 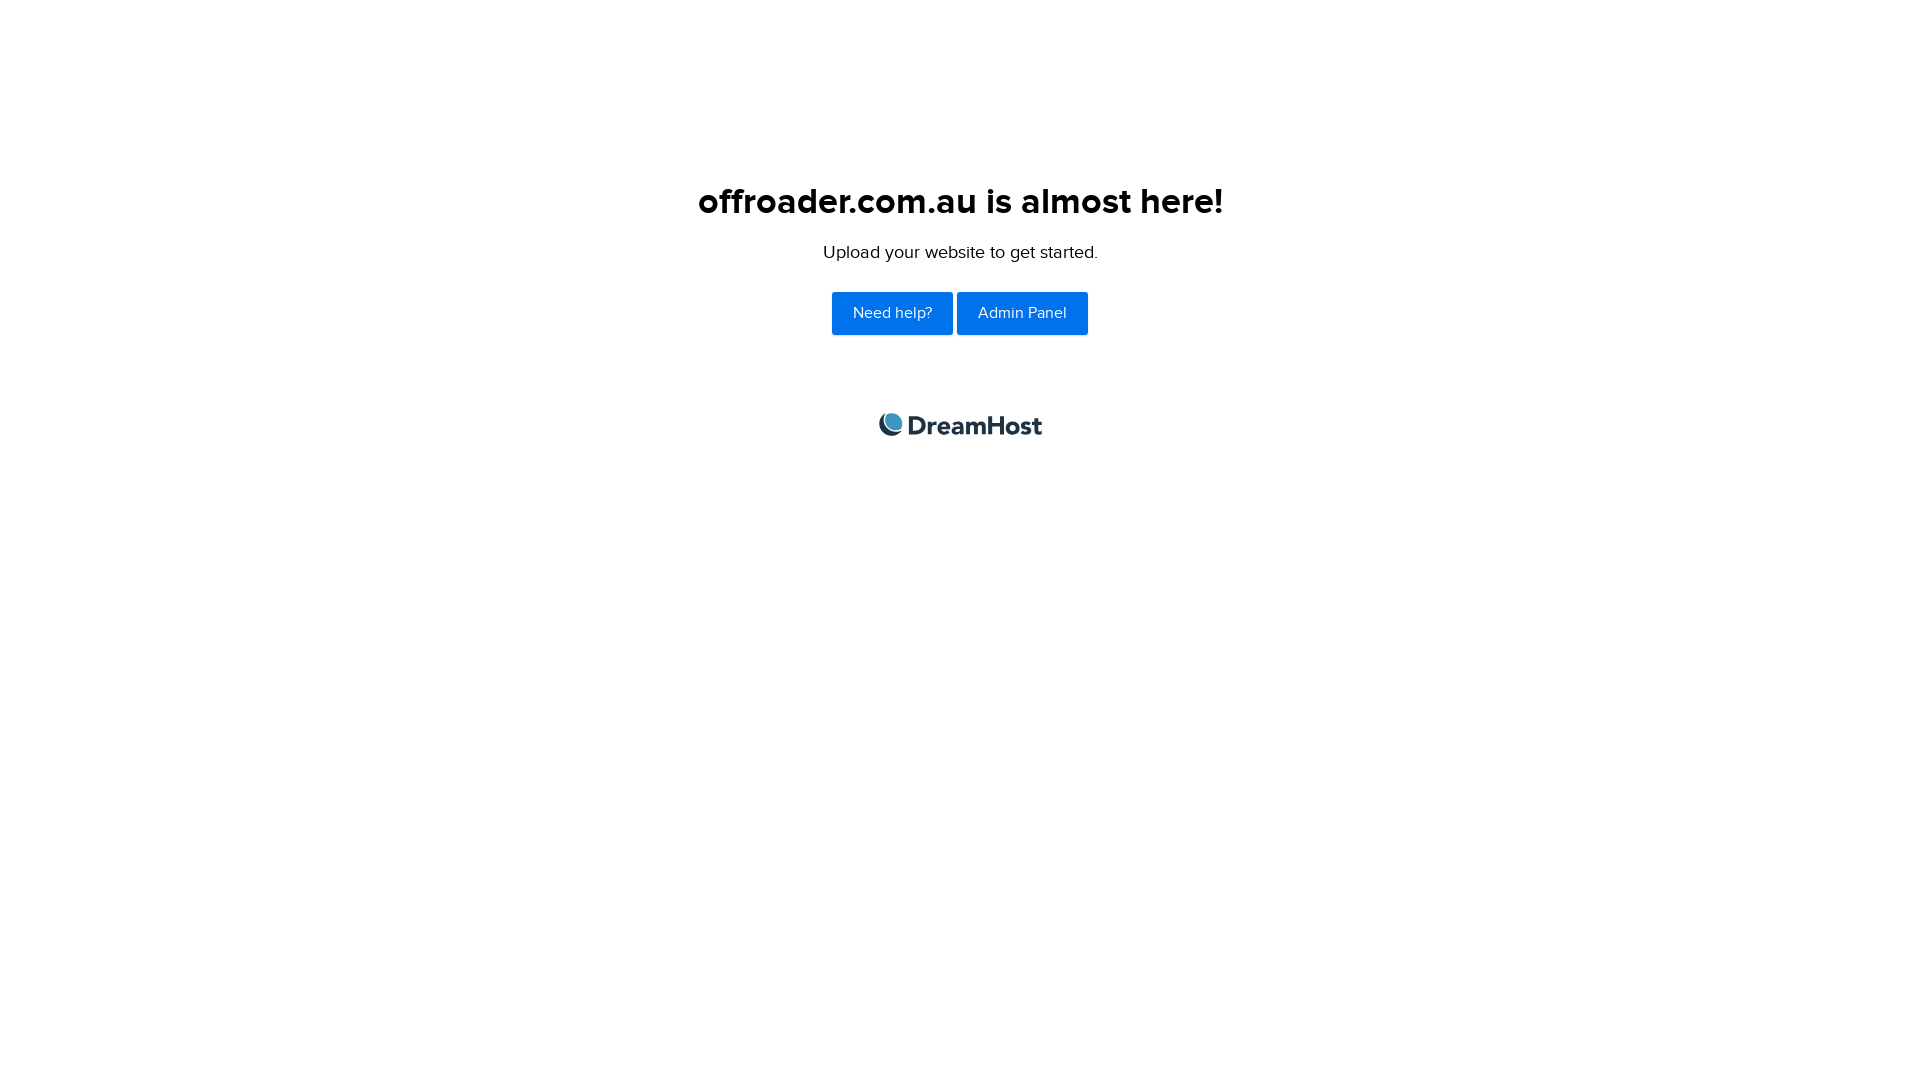 What do you see at coordinates (878, 422) in the screenshot?
I see `'DreamHost'` at bounding box center [878, 422].